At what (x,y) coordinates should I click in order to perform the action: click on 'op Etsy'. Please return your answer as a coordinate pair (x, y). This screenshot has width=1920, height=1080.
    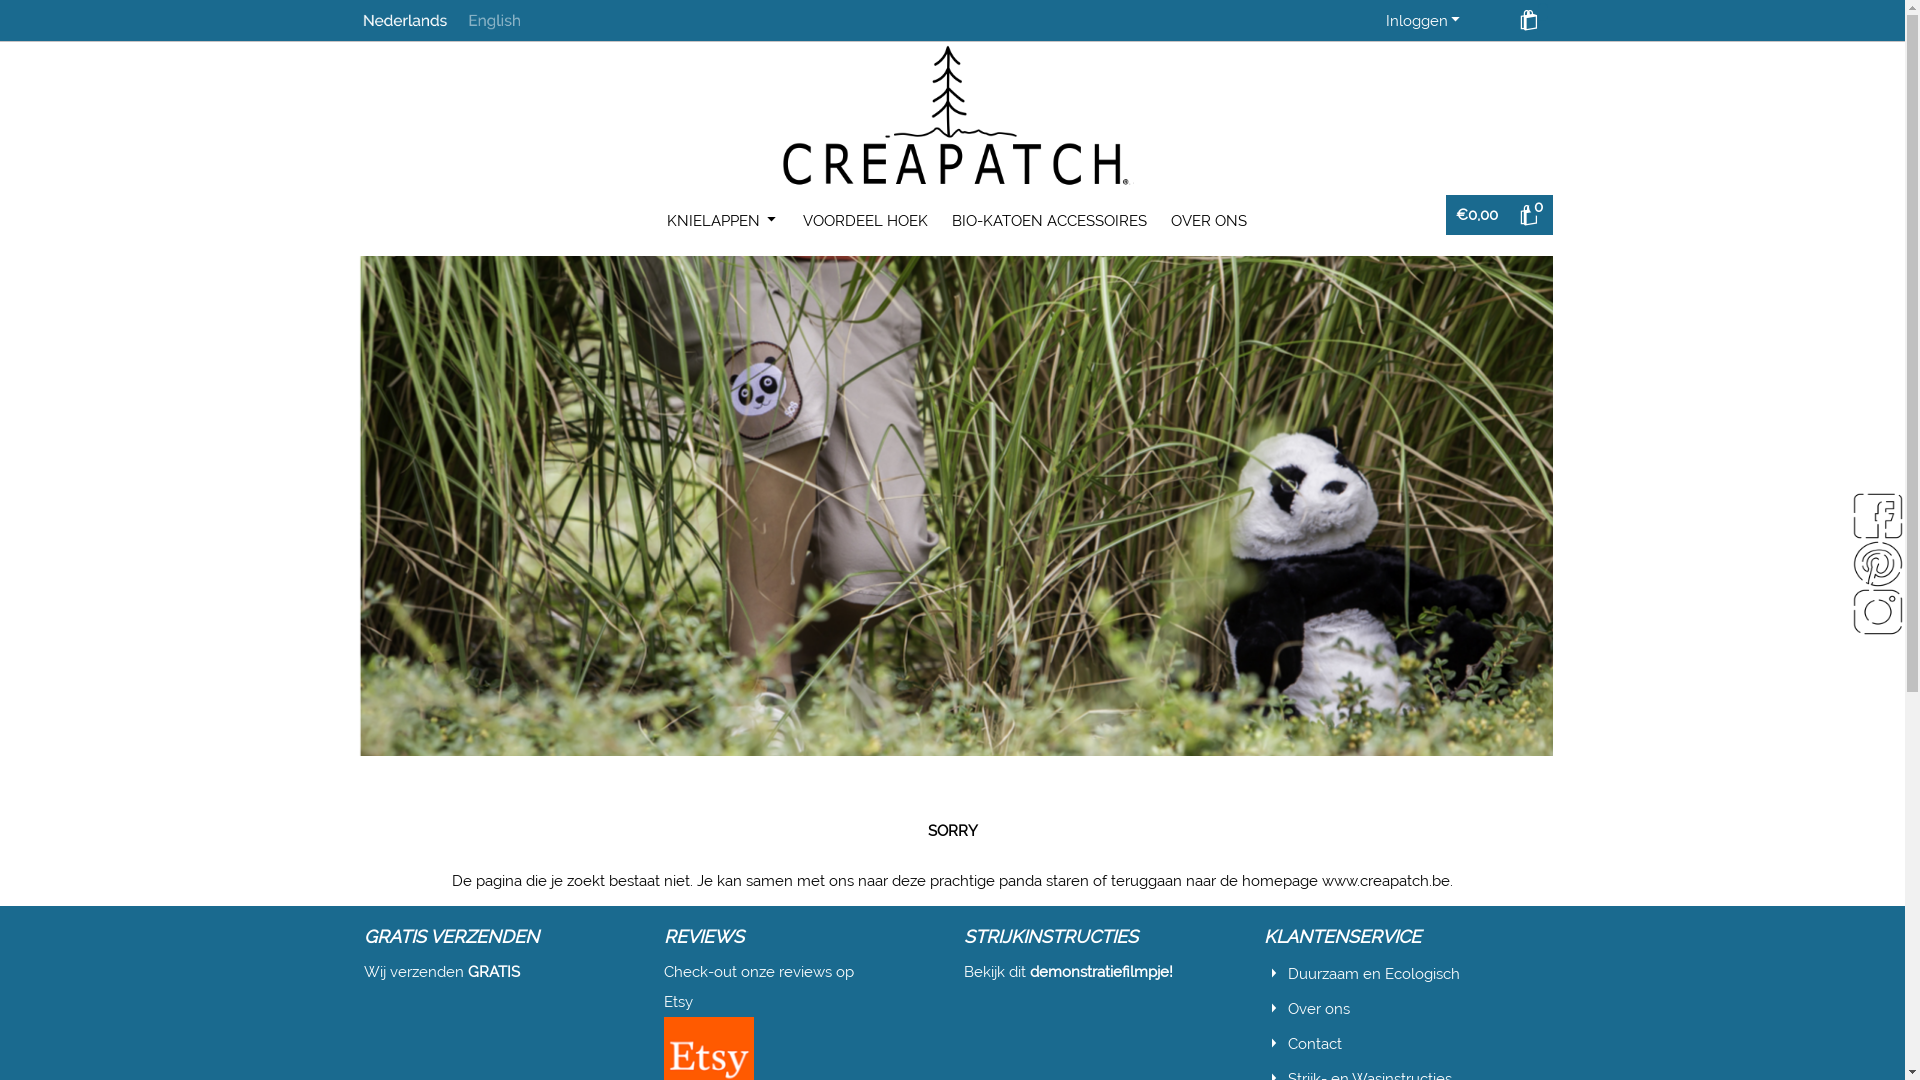
    Looking at the image, I should click on (757, 986).